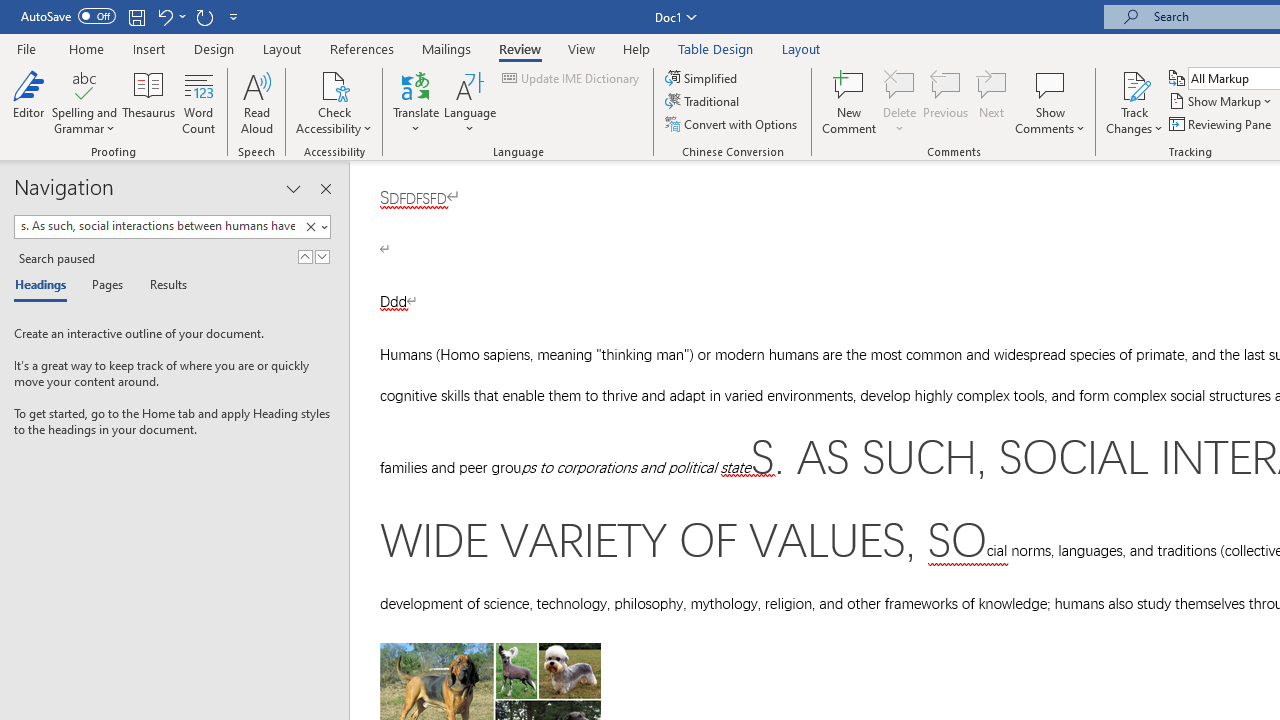 The image size is (1280, 720). Describe the element at coordinates (84, 84) in the screenshot. I see `'Spelling and Grammar'` at that location.